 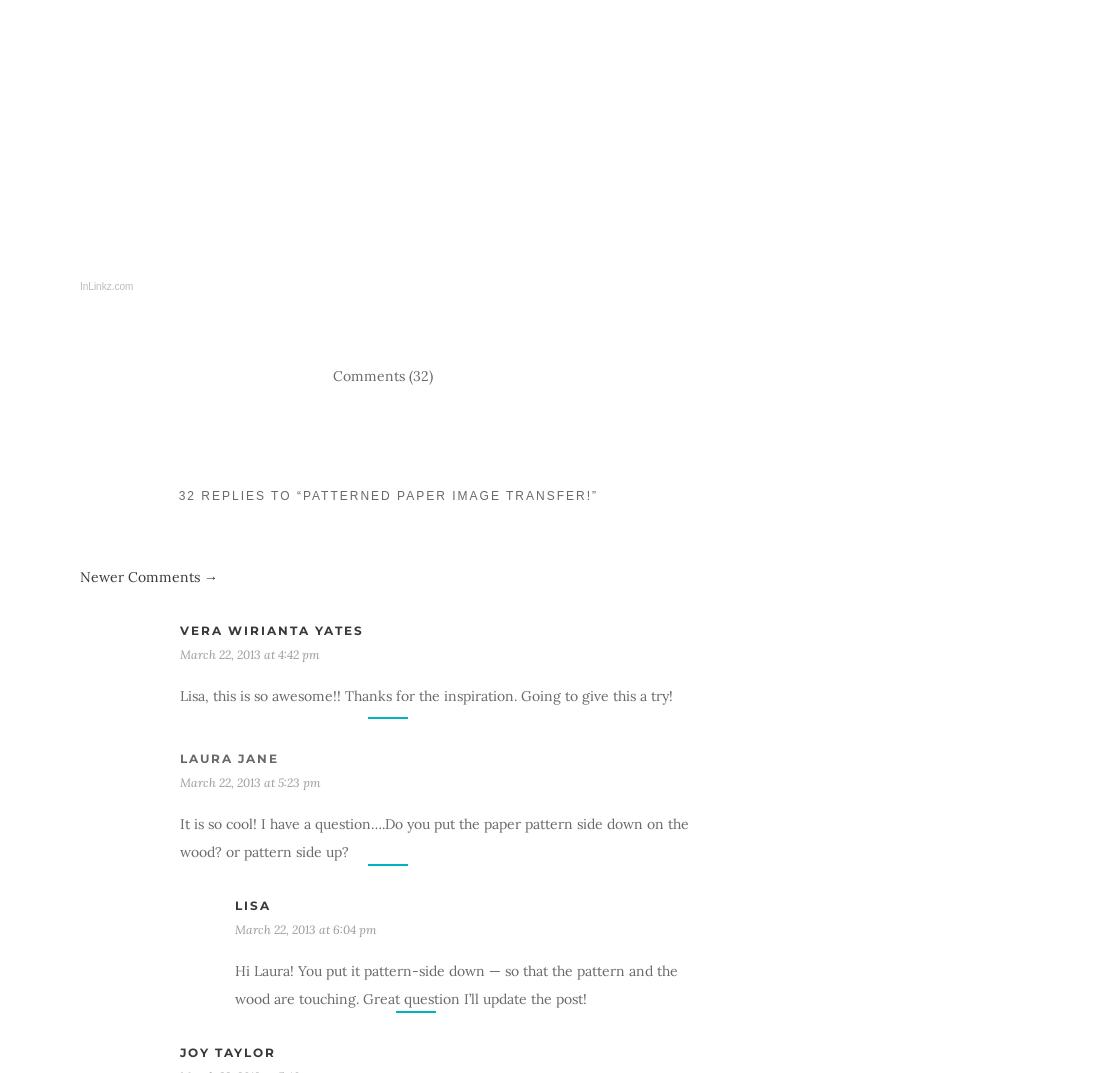 I want to click on 'March 22, 2013 at 4:42 pm', so click(x=250, y=652).